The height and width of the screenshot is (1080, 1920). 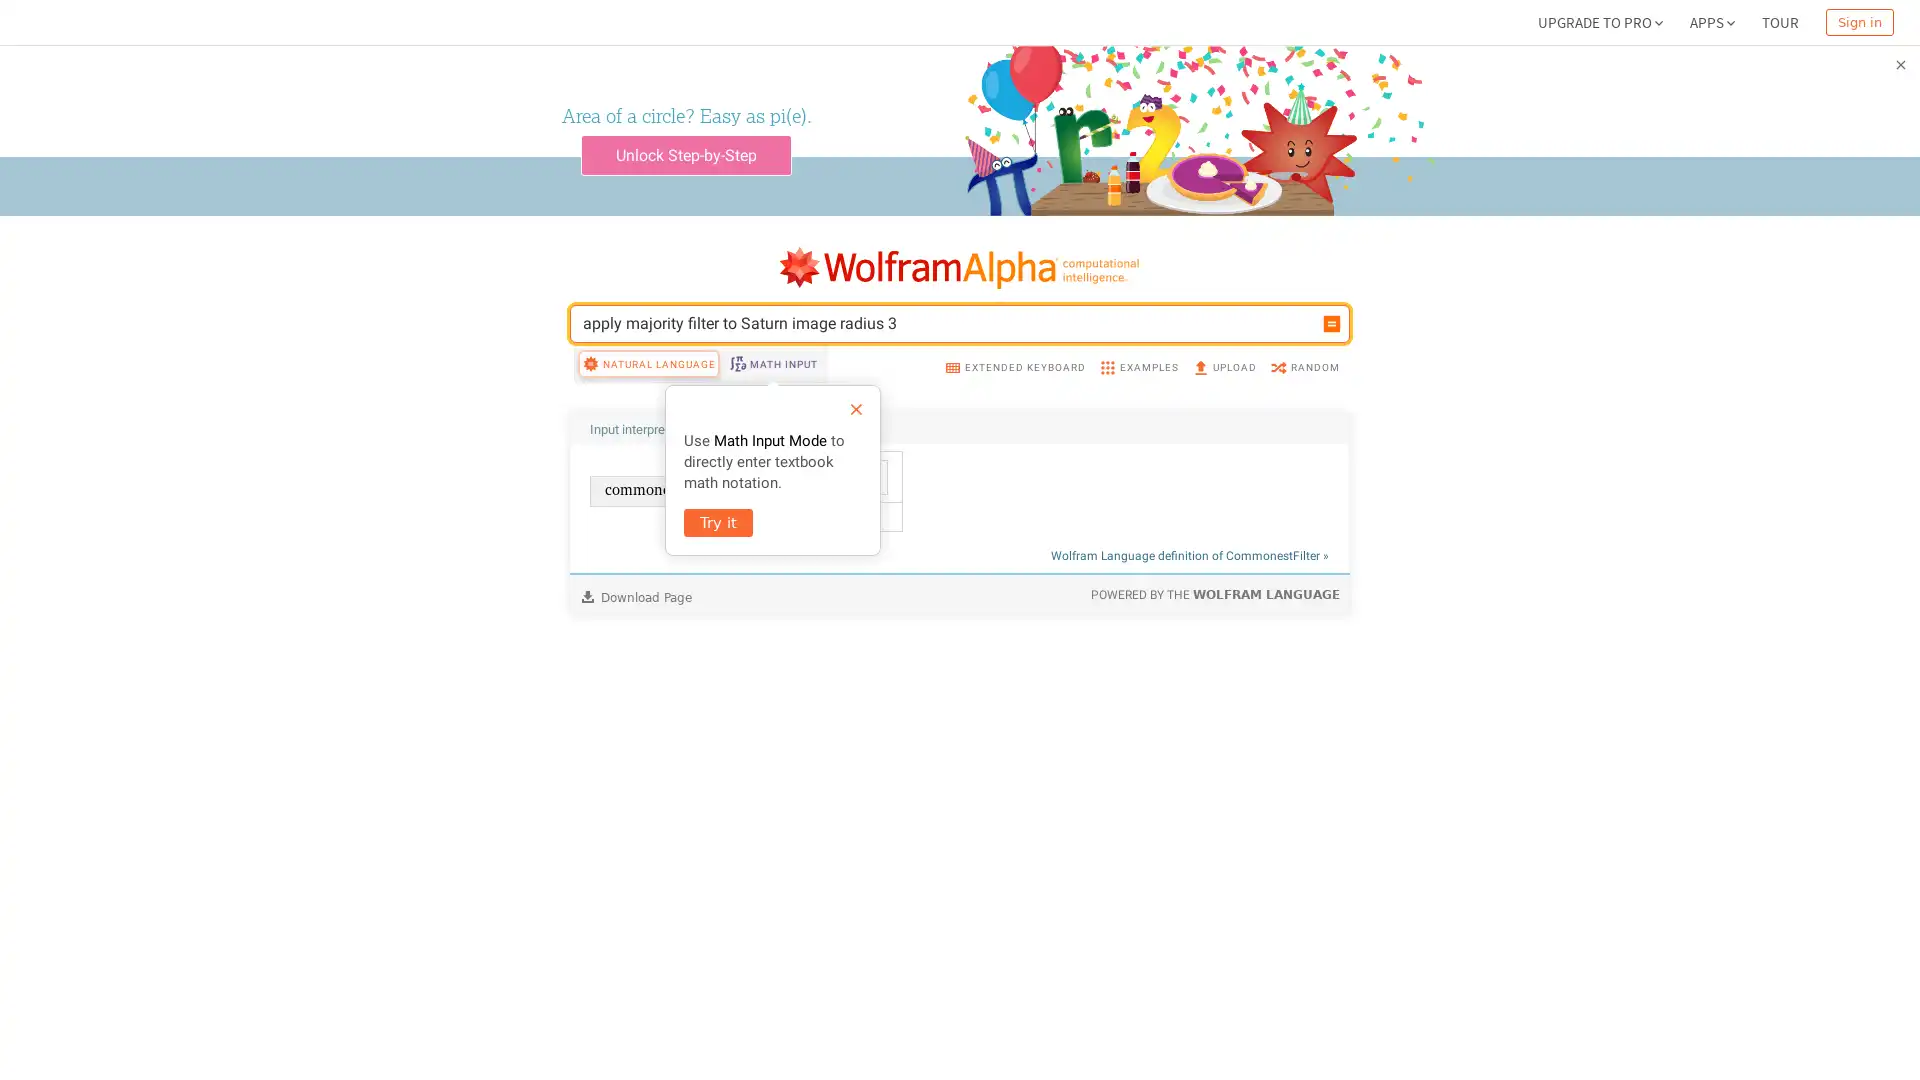 I want to click on EXTENDED KEYBOARD, so click(x=1014, y=405).